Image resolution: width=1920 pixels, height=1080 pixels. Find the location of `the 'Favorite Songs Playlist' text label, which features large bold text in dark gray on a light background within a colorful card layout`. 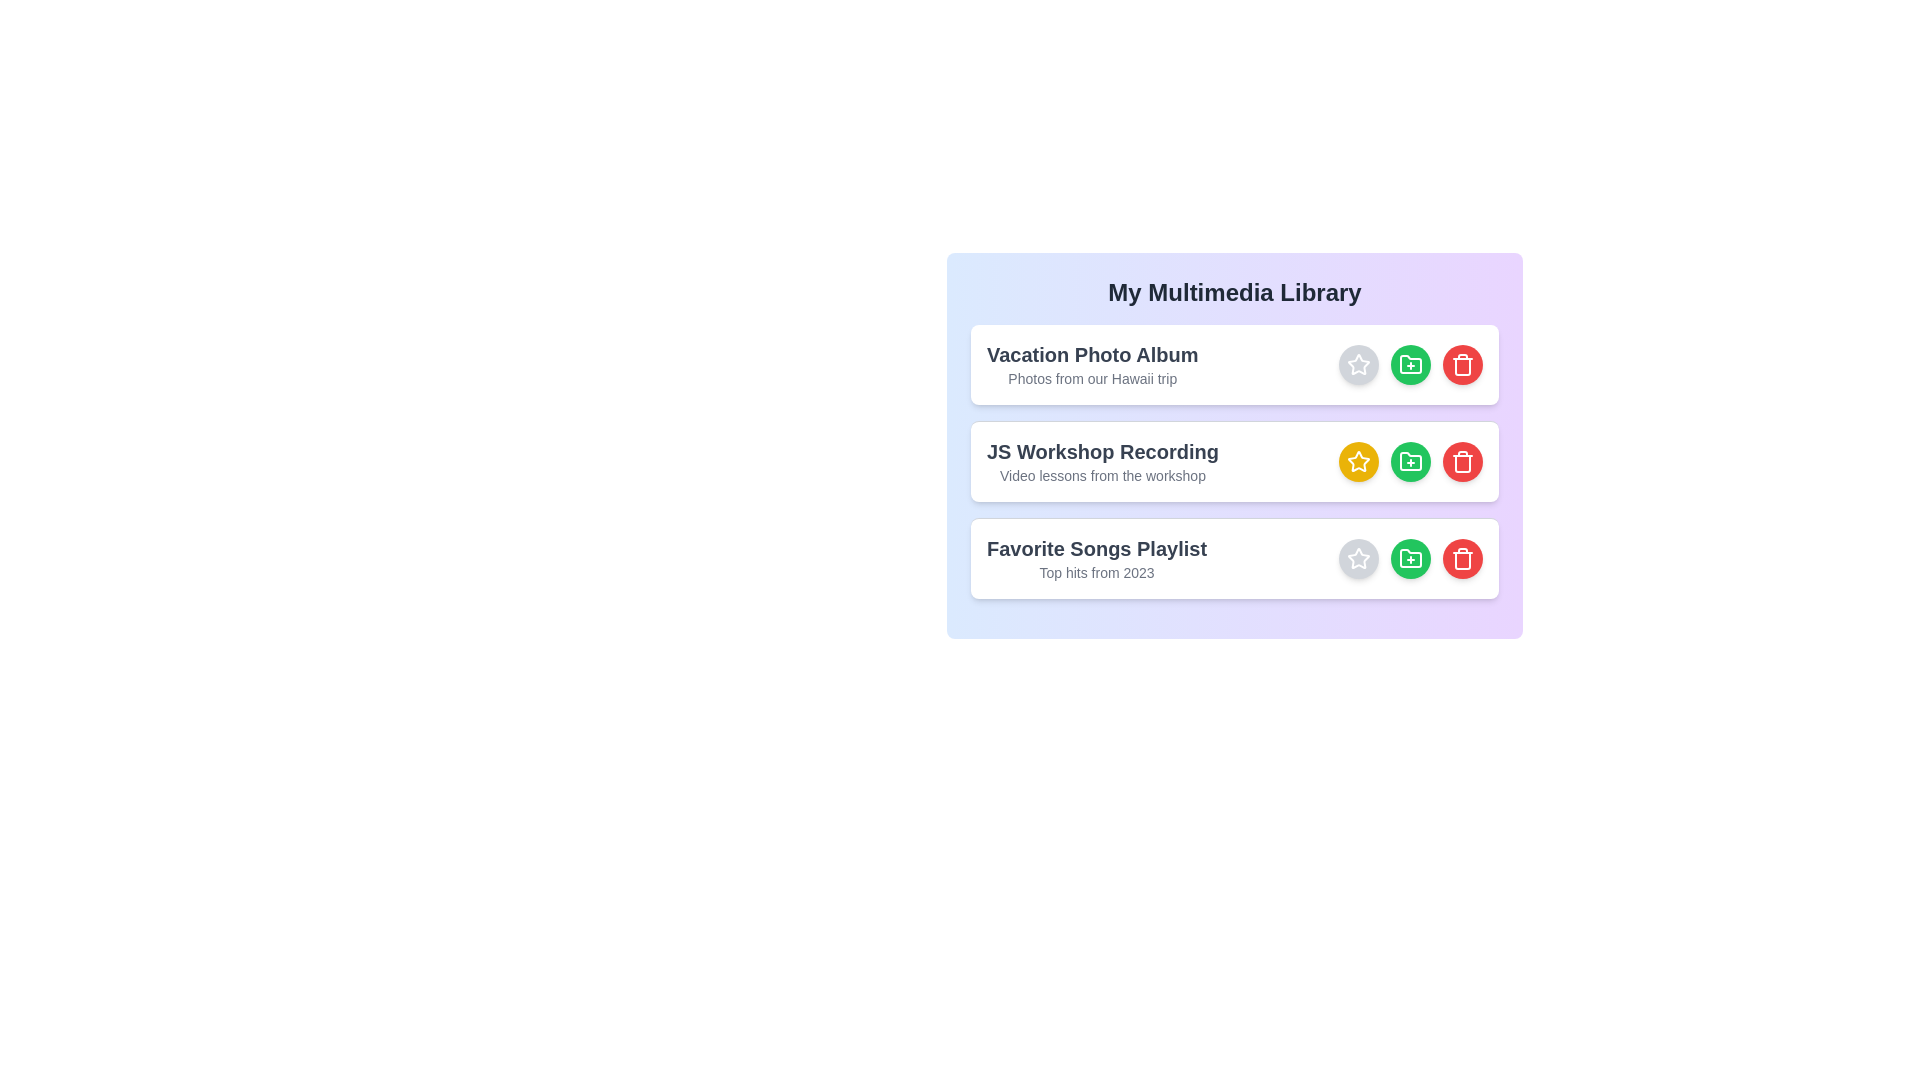

the 'Favorite Songs Playlist' text label, which features large bold text in dark gray on a light background within a colorful card layout is located at coordinates (1096, 548).